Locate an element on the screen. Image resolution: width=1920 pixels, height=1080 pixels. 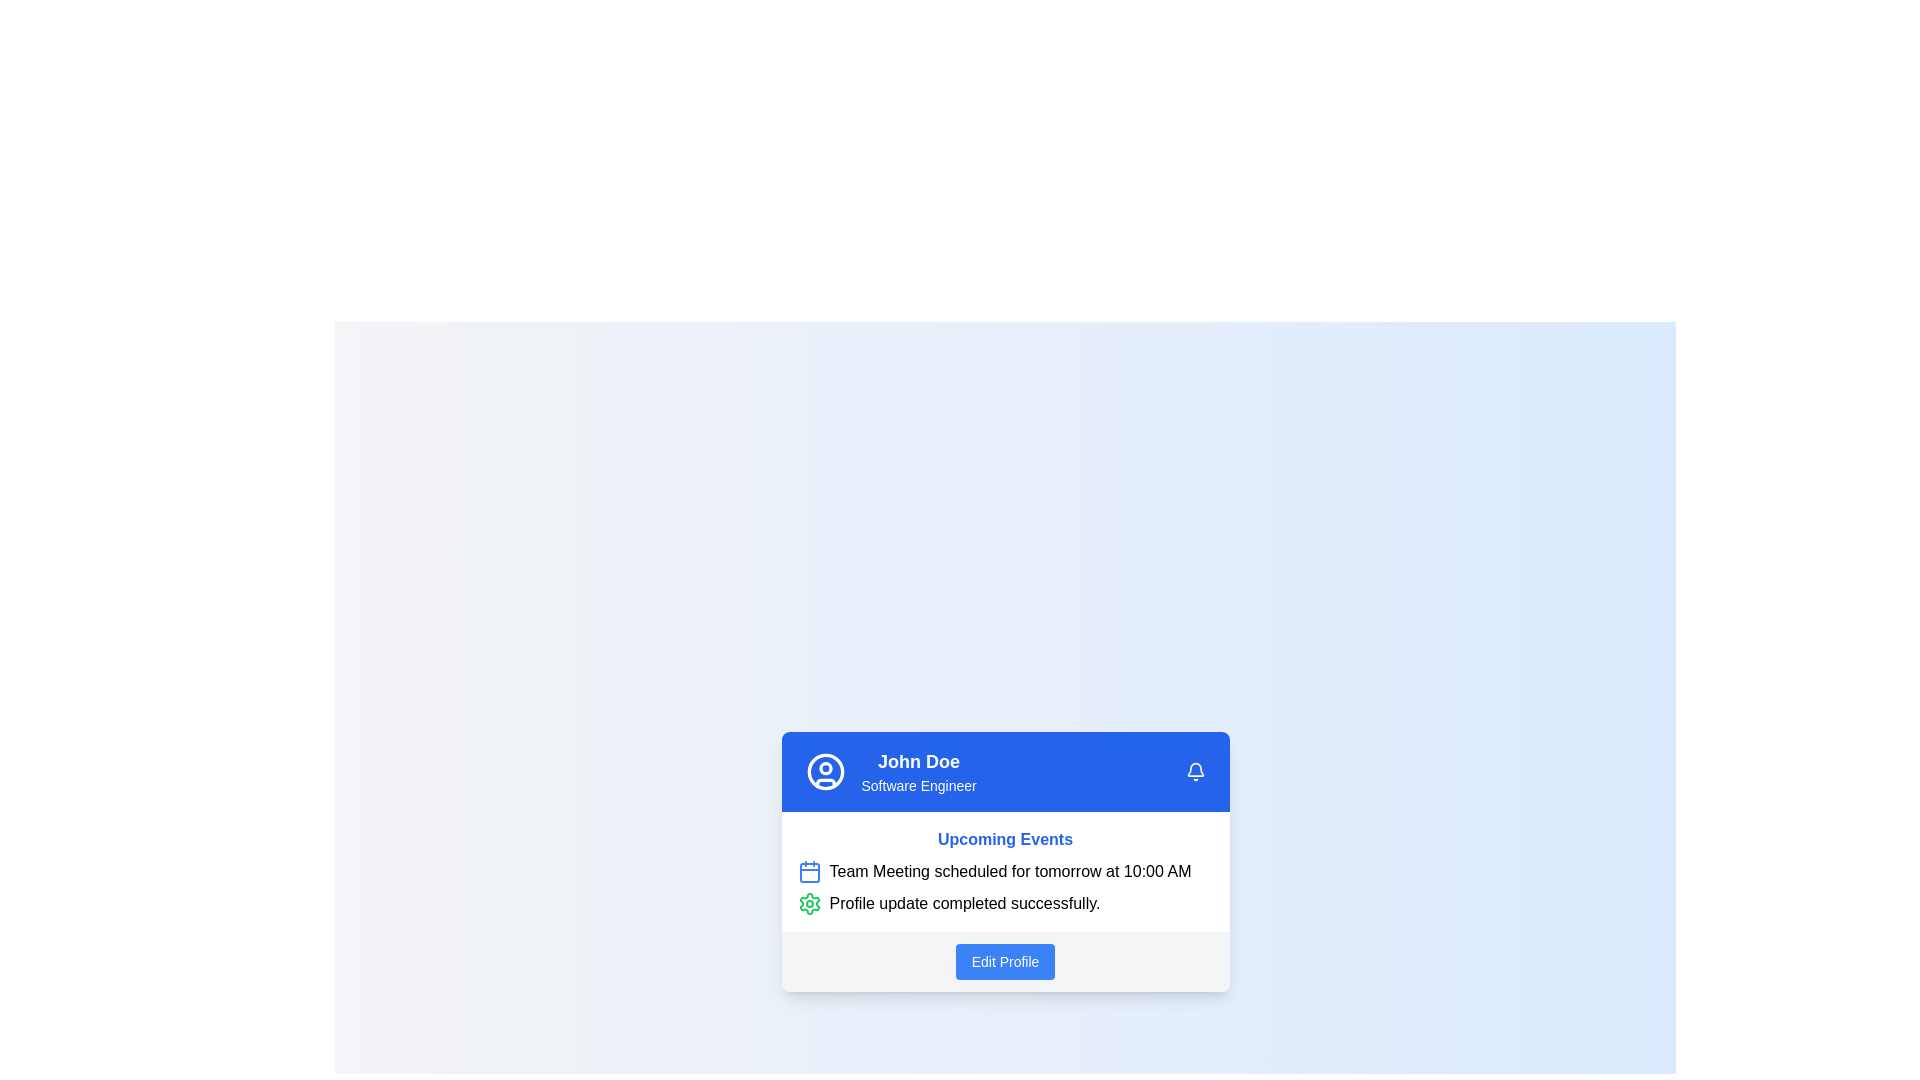
the calendar icon, which is located on the leftmost side of the 'Team Meeting scheduled for tomorrow at 10:00 AM' text, featuring a blue stroke and a square outline with rounded corners is located at coordinates (809, 870).